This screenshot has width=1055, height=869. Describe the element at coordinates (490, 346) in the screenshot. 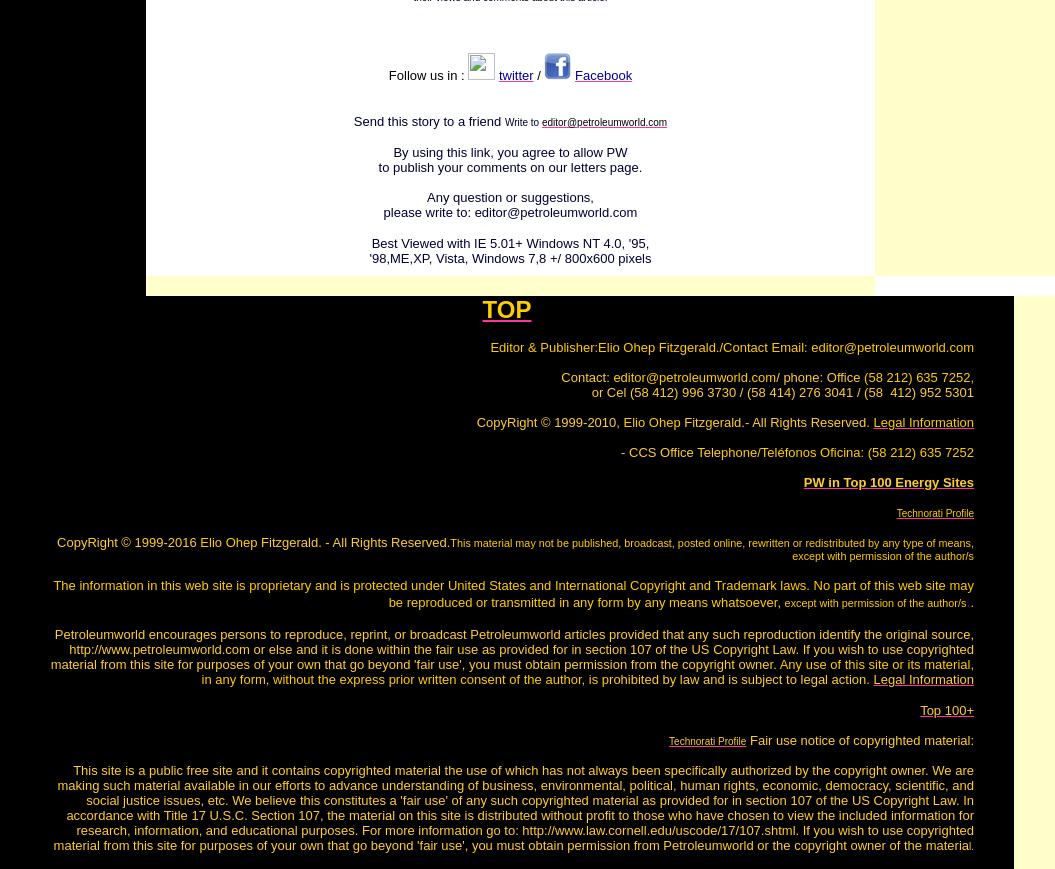

I see `'Editor'` at that location.